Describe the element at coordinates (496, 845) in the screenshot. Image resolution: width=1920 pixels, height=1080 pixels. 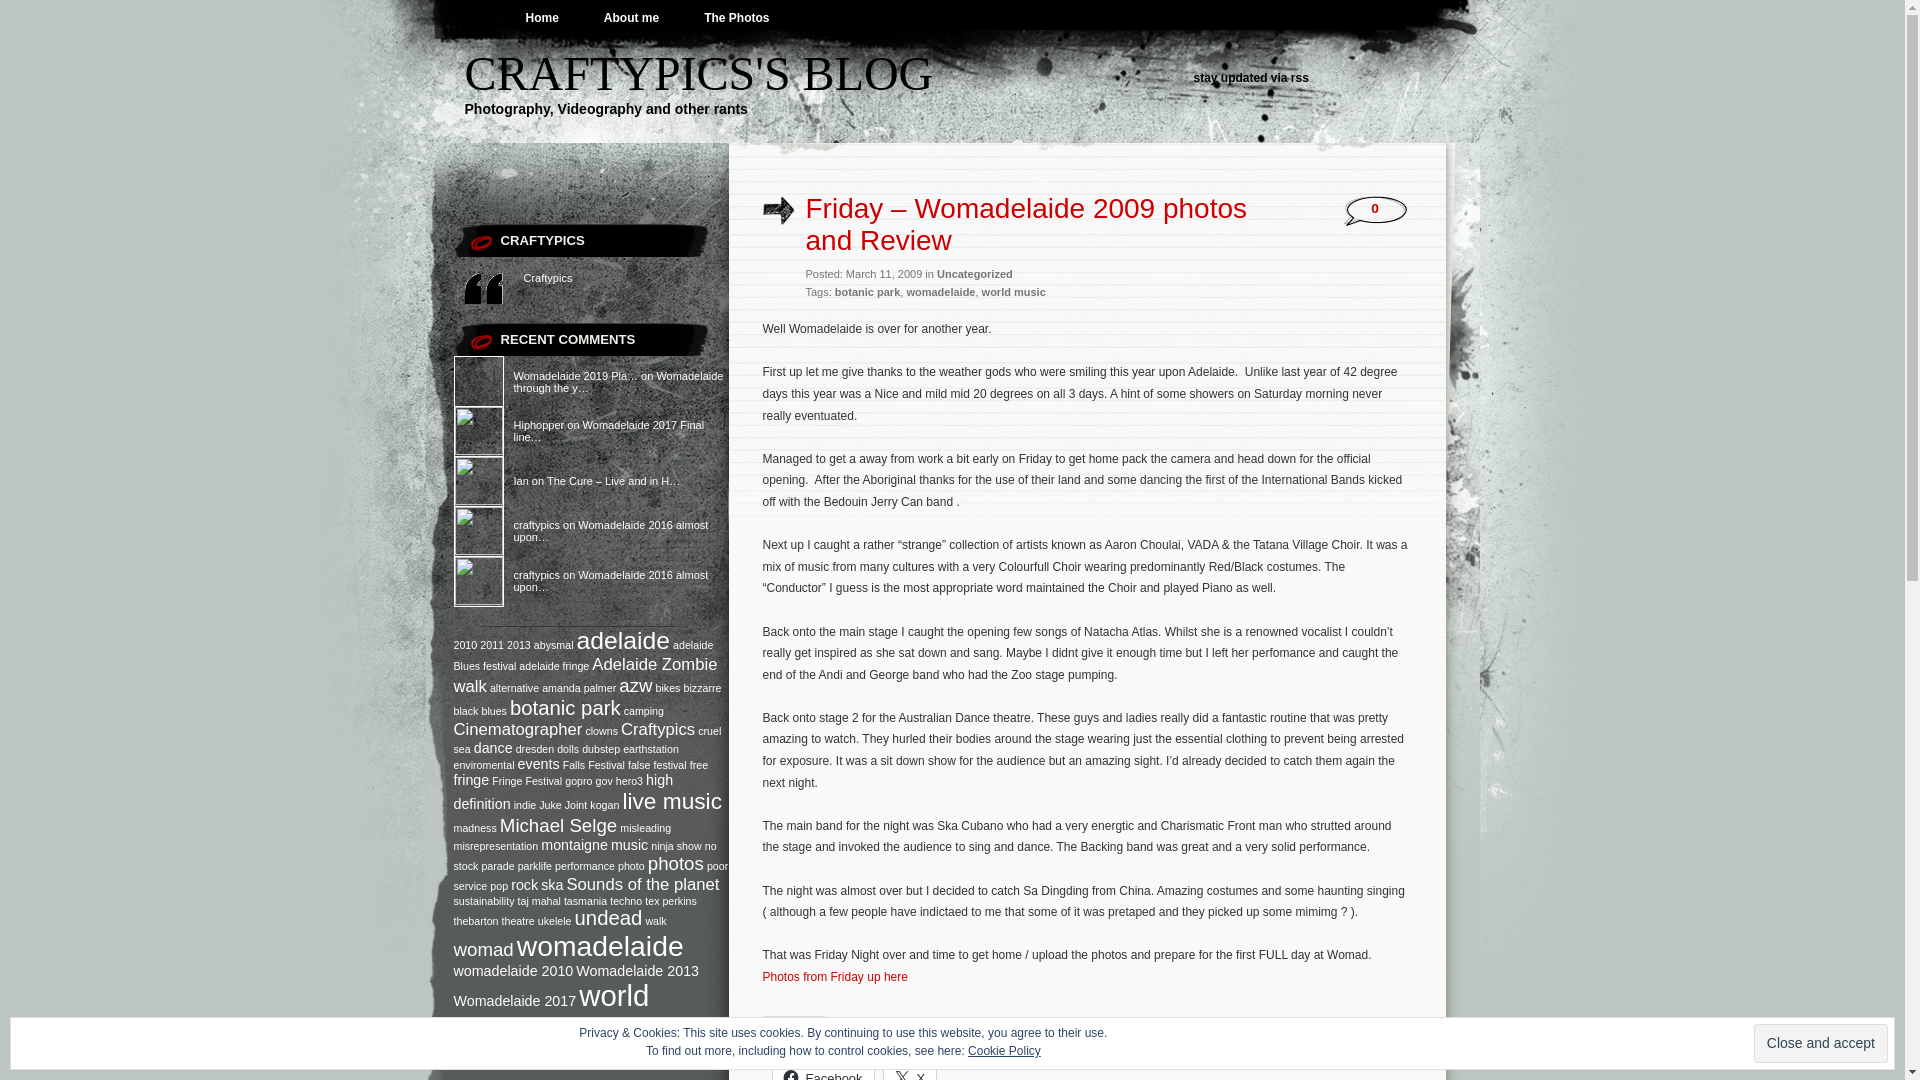
I see `'misrepresentation'` at that location.